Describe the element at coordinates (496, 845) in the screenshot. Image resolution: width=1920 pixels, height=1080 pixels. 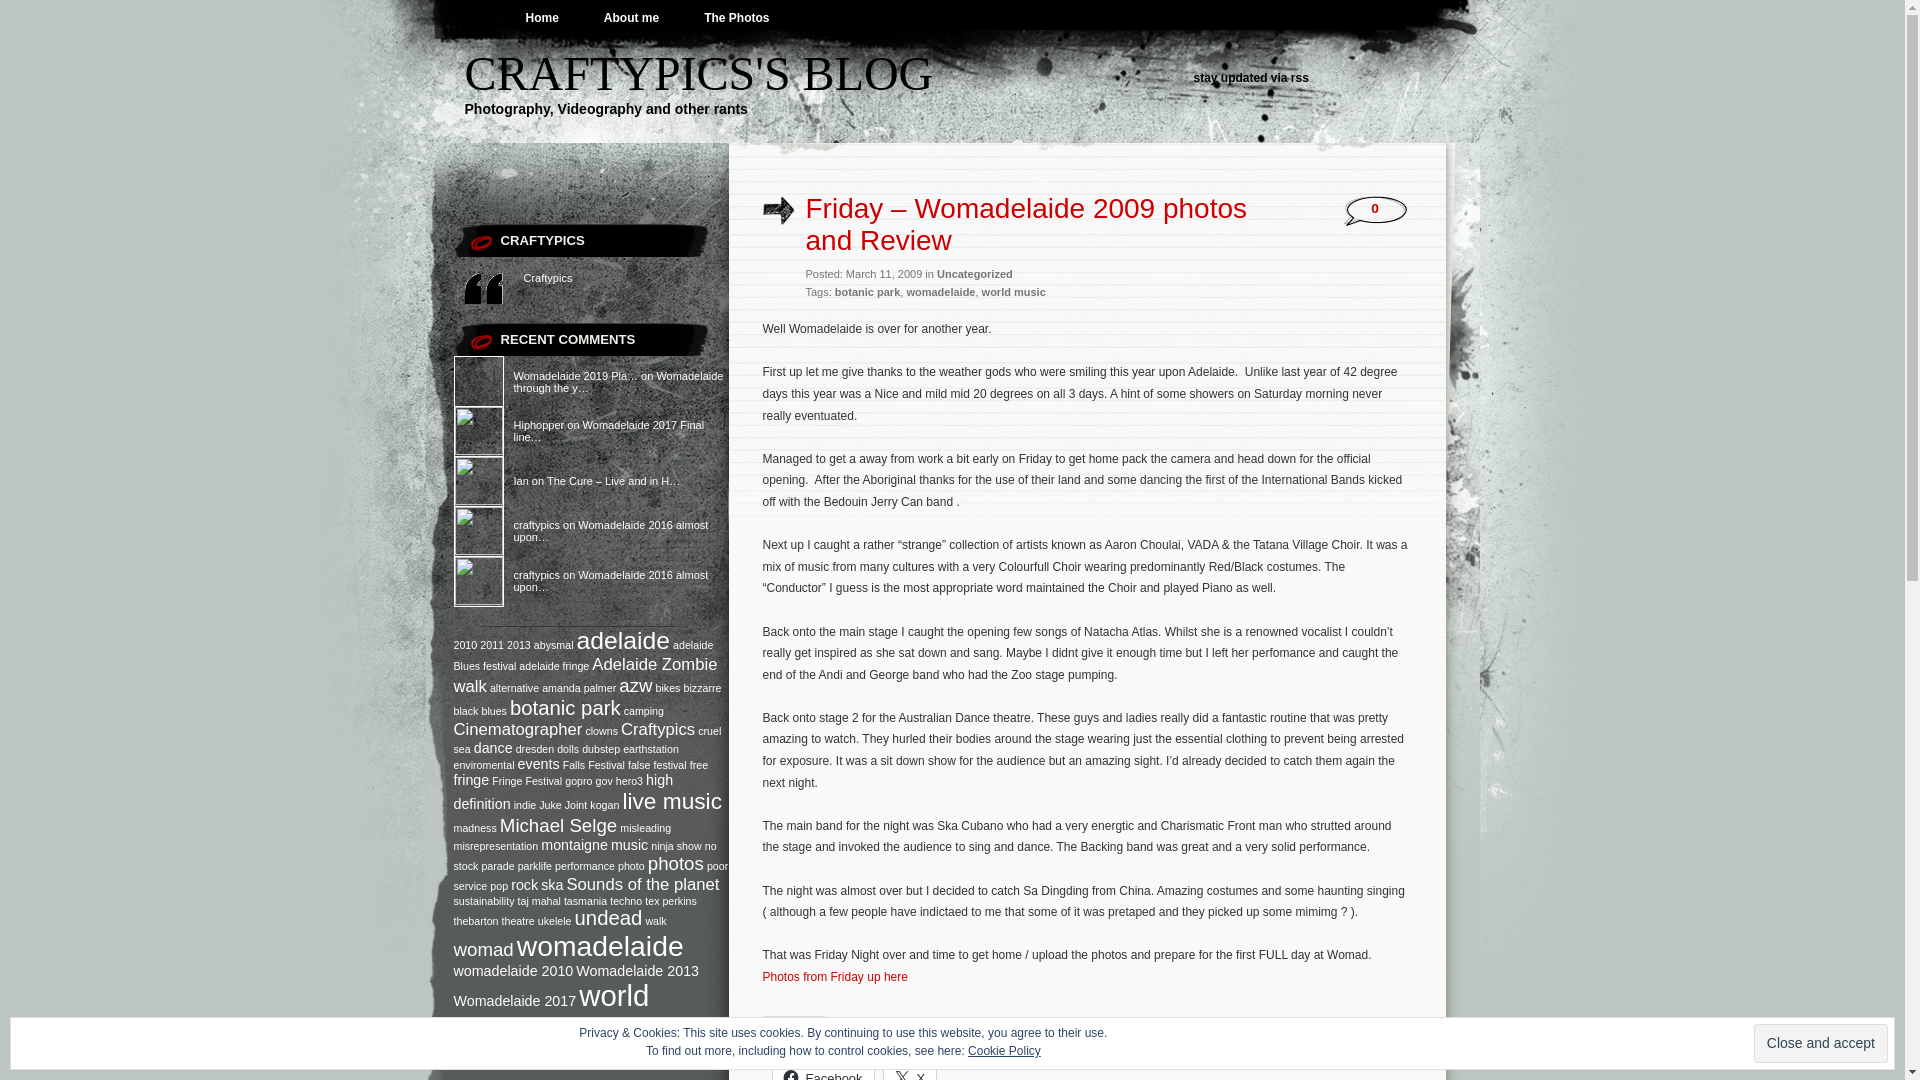
I see `'misrepresentation'` at that location.